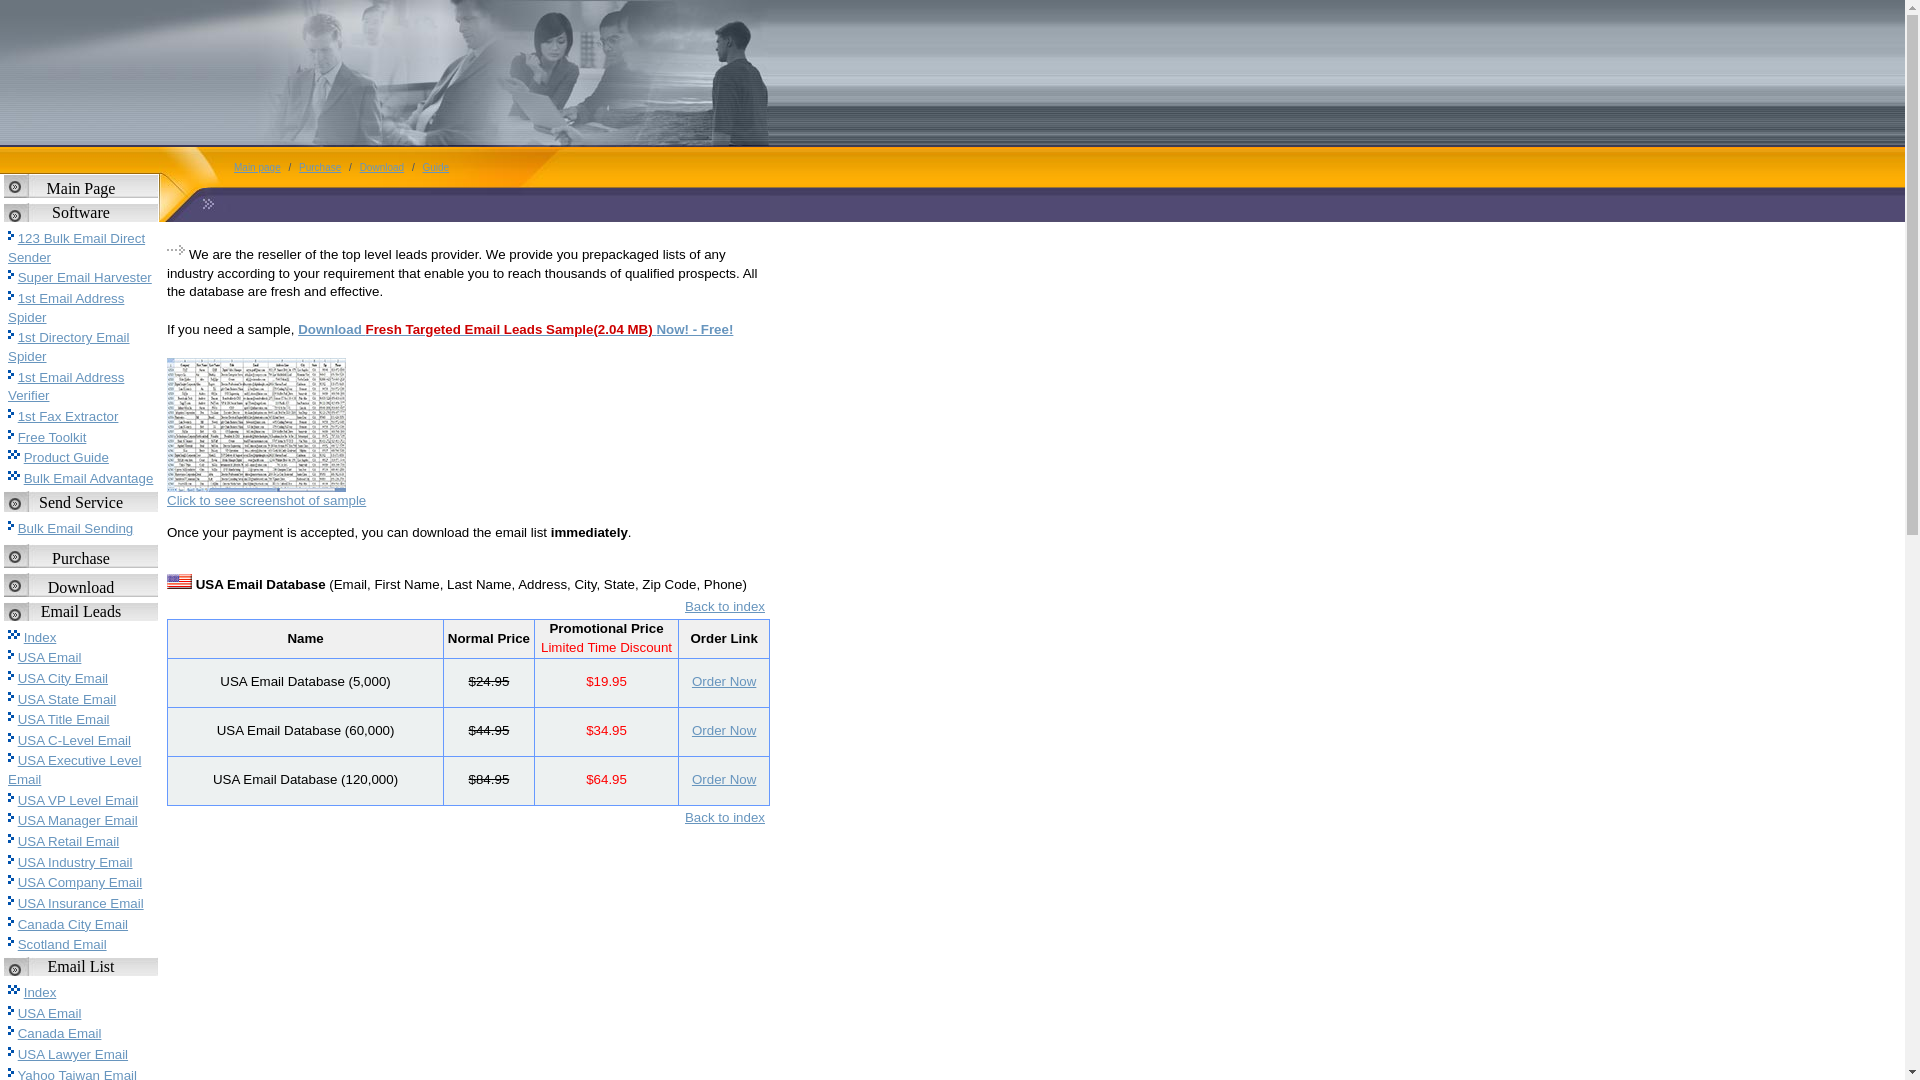 This screenshot has height=1080, width=1920. I want to click on 'USA Manager Email', so click(77, 820).